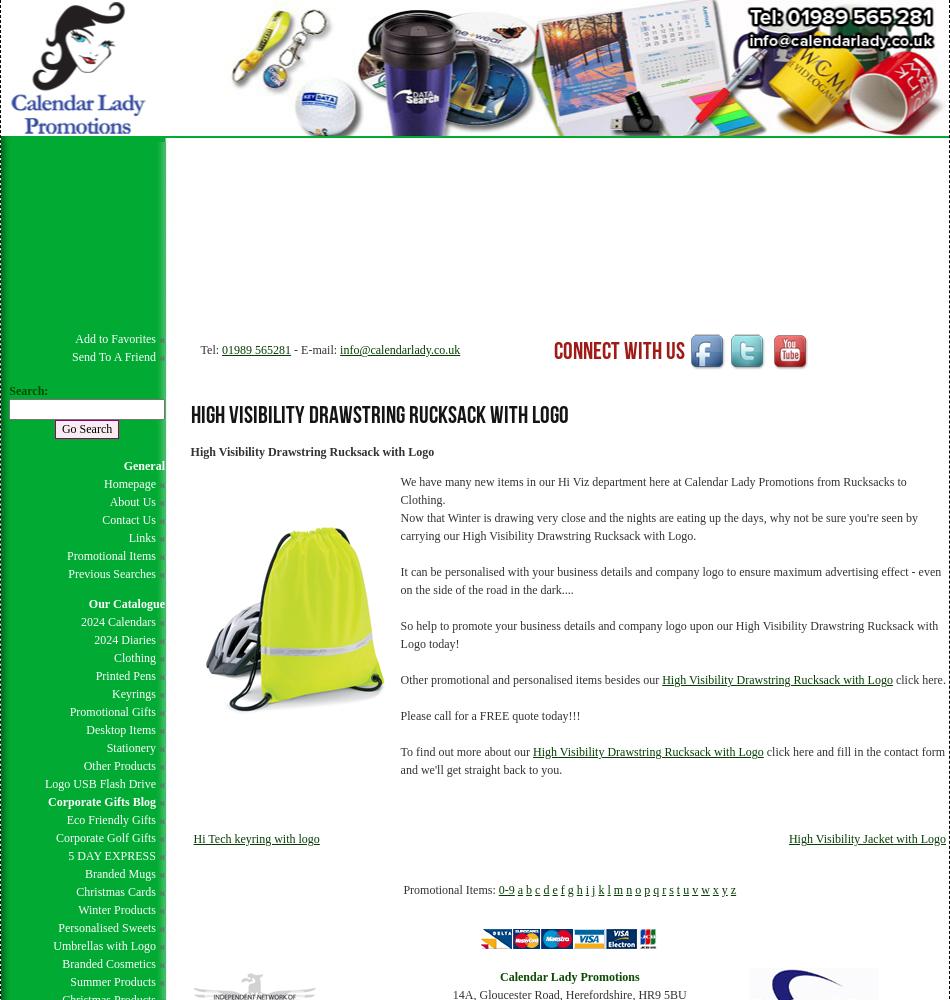  Describe the element at coordinates (125, 676) in the screenshot. I see `'Printed Pens'` at that location.